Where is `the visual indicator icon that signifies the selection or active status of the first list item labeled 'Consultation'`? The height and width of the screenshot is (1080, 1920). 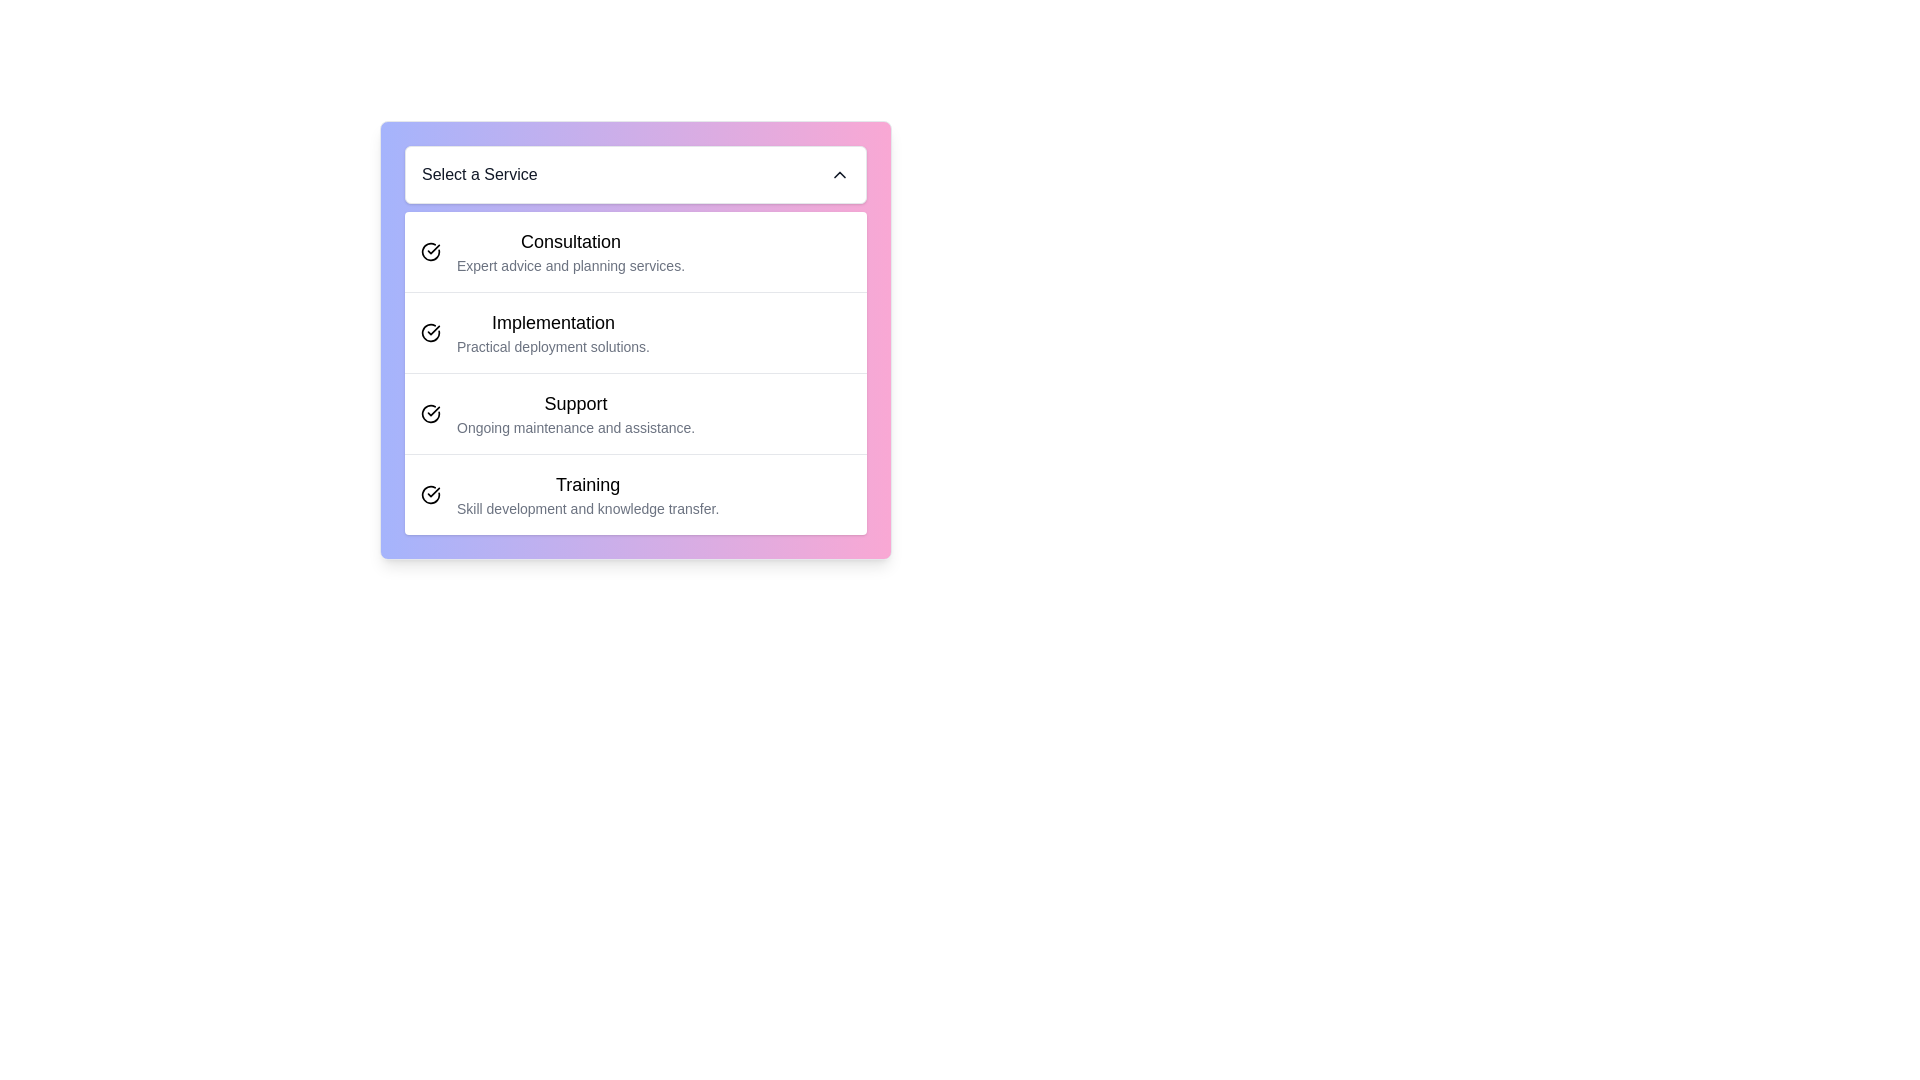
the visual indicator icon that signifies the selection or active status of the first list item labeled 'Consultation' is located at coordinates (430, 250).